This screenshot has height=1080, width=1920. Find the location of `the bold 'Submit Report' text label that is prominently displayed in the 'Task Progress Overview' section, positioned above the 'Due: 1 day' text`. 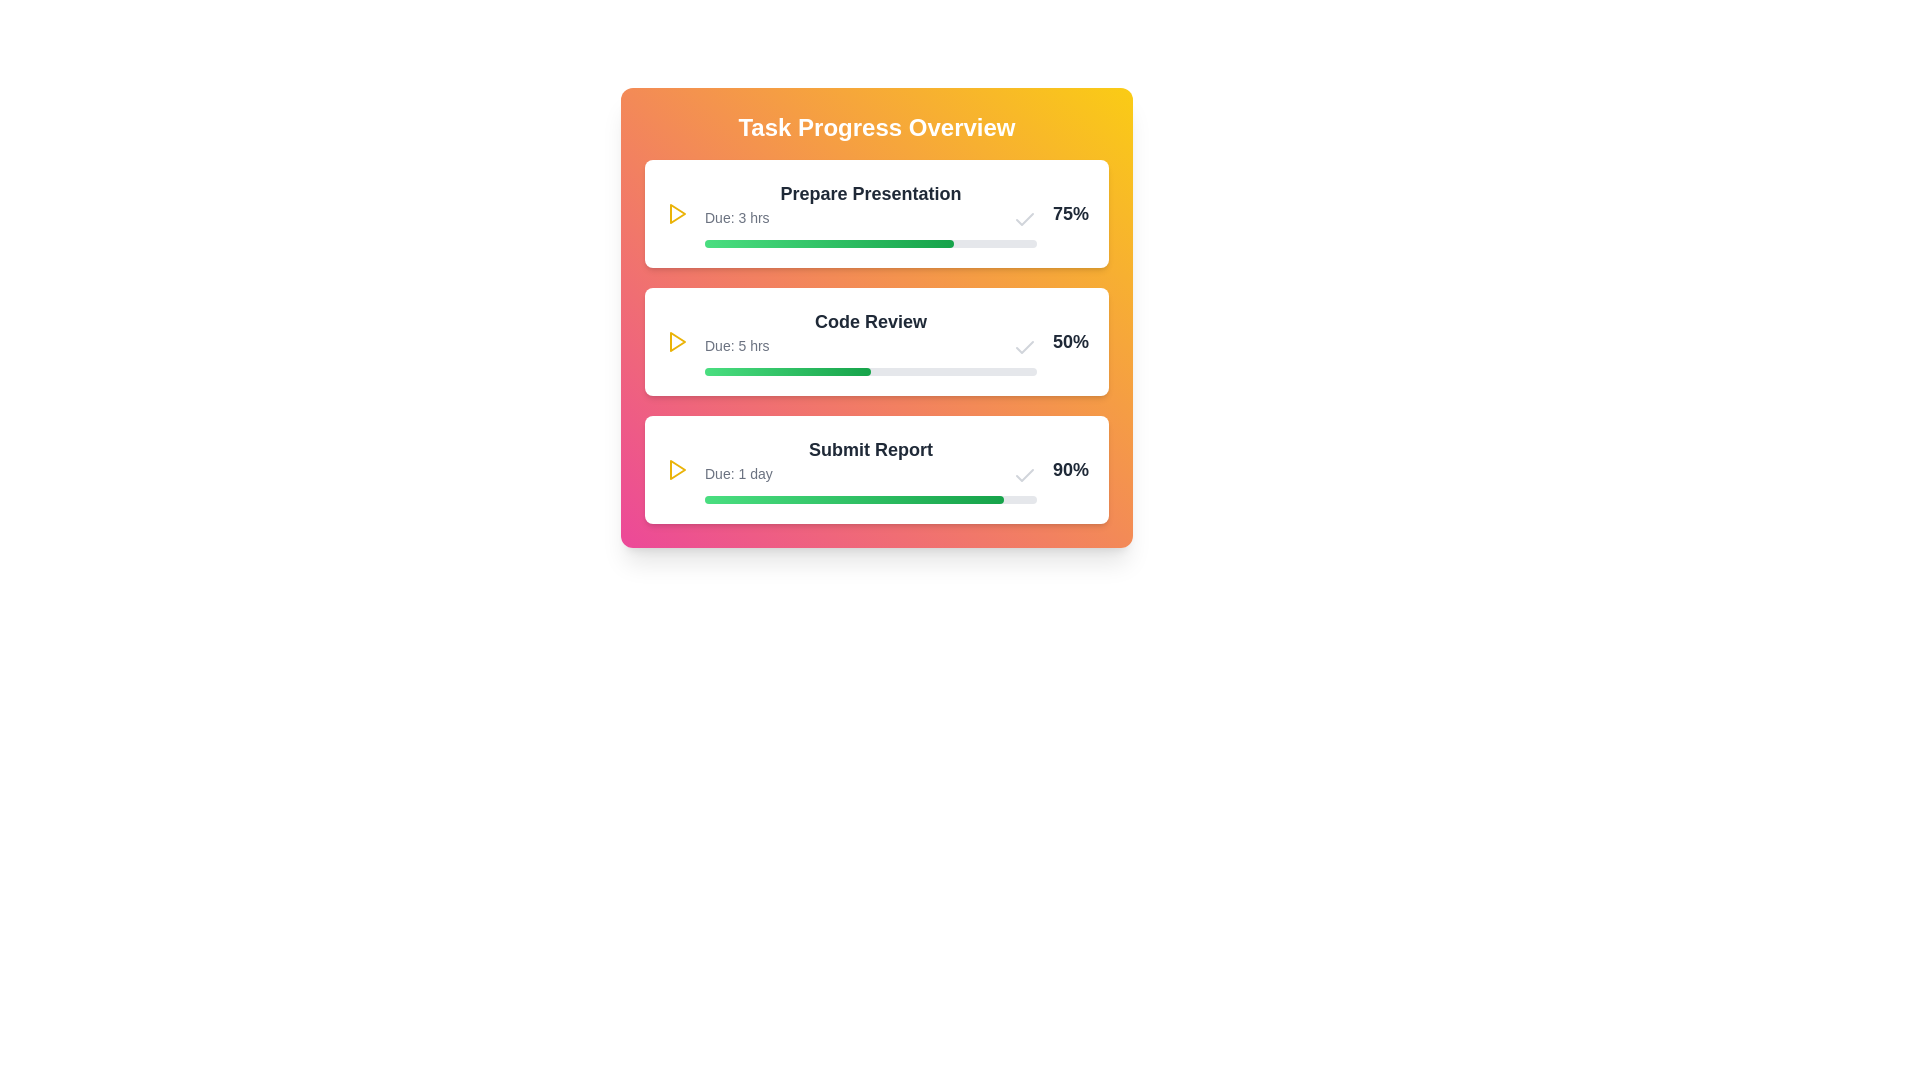

the bold 'Submit Report' text label that is prominently displayed in the 'Task Progress Overview' section, positioned above the 'Due: 1 day' text is located at coordinates (870, 450).